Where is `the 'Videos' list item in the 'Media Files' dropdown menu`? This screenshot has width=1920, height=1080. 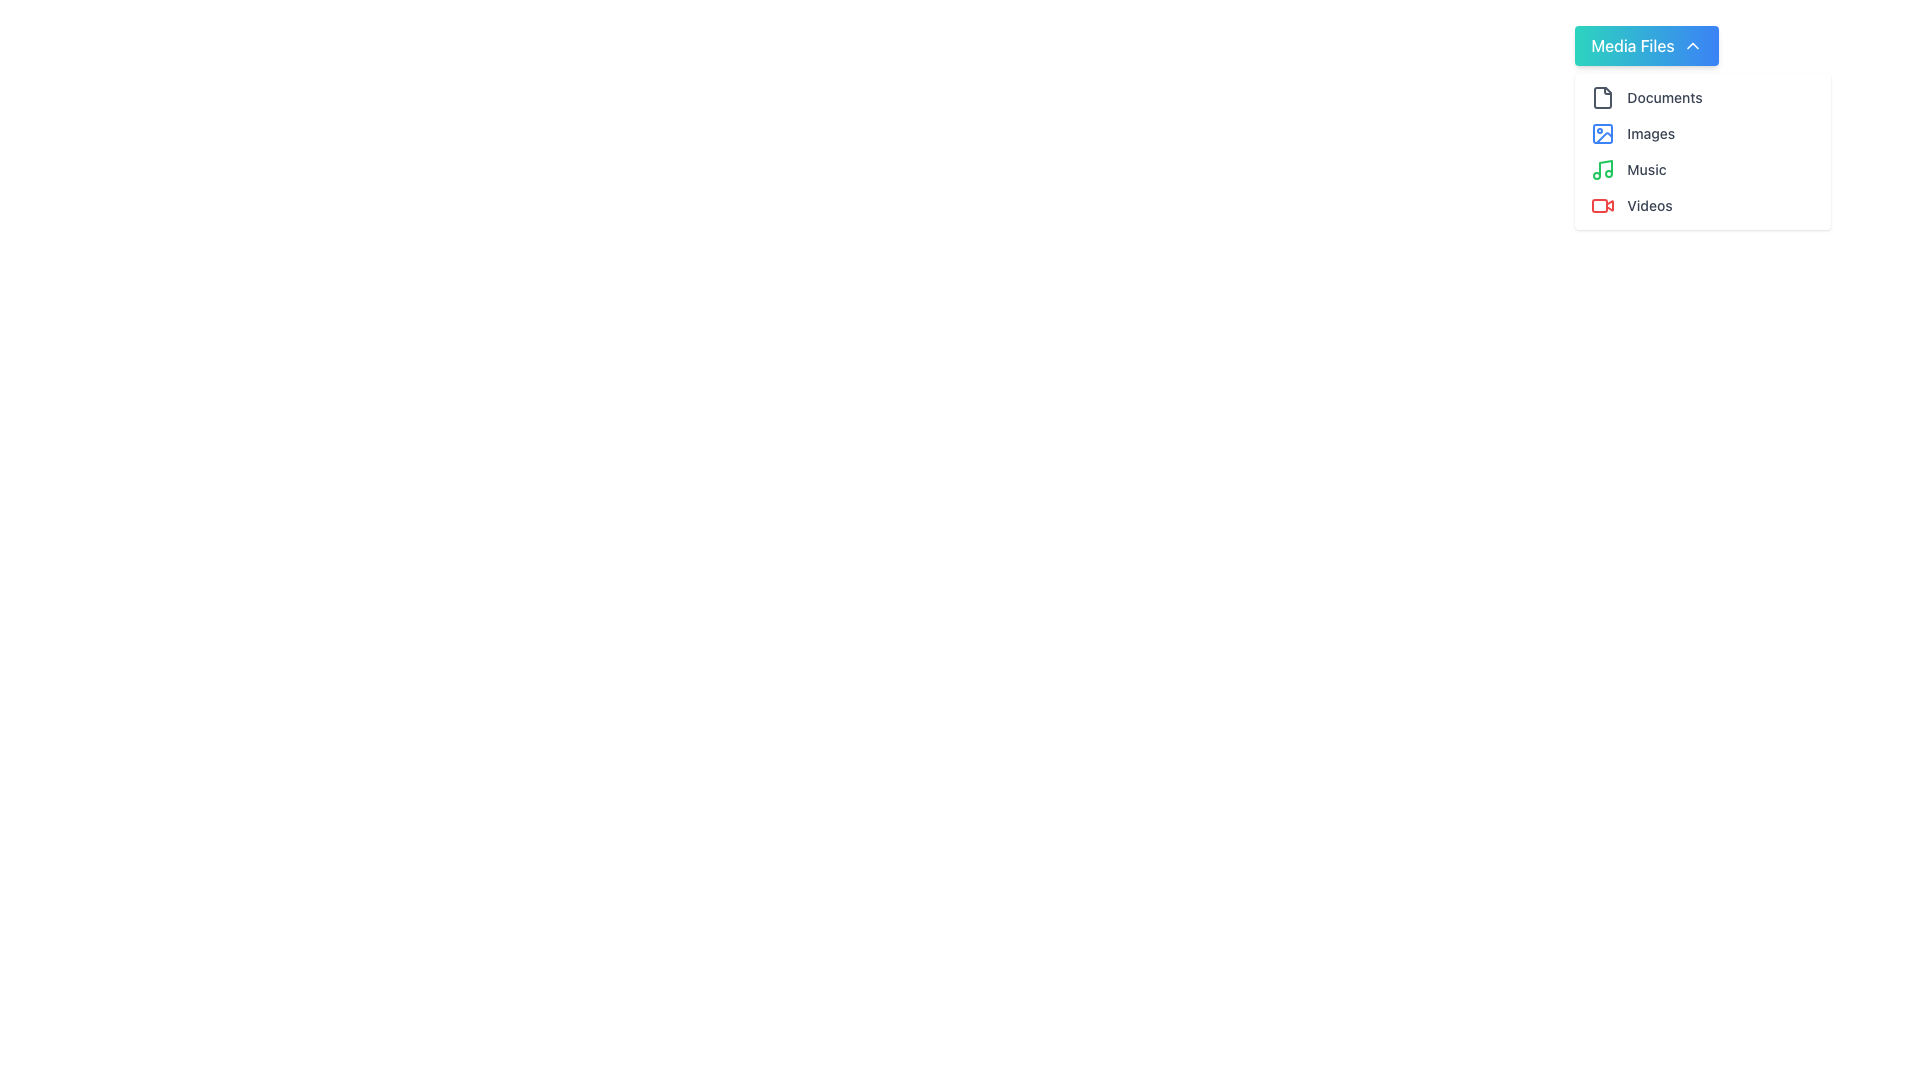
the 'Videos' list item in the 'Media Files' dropdown menu is located at coordinates (1702, 205).